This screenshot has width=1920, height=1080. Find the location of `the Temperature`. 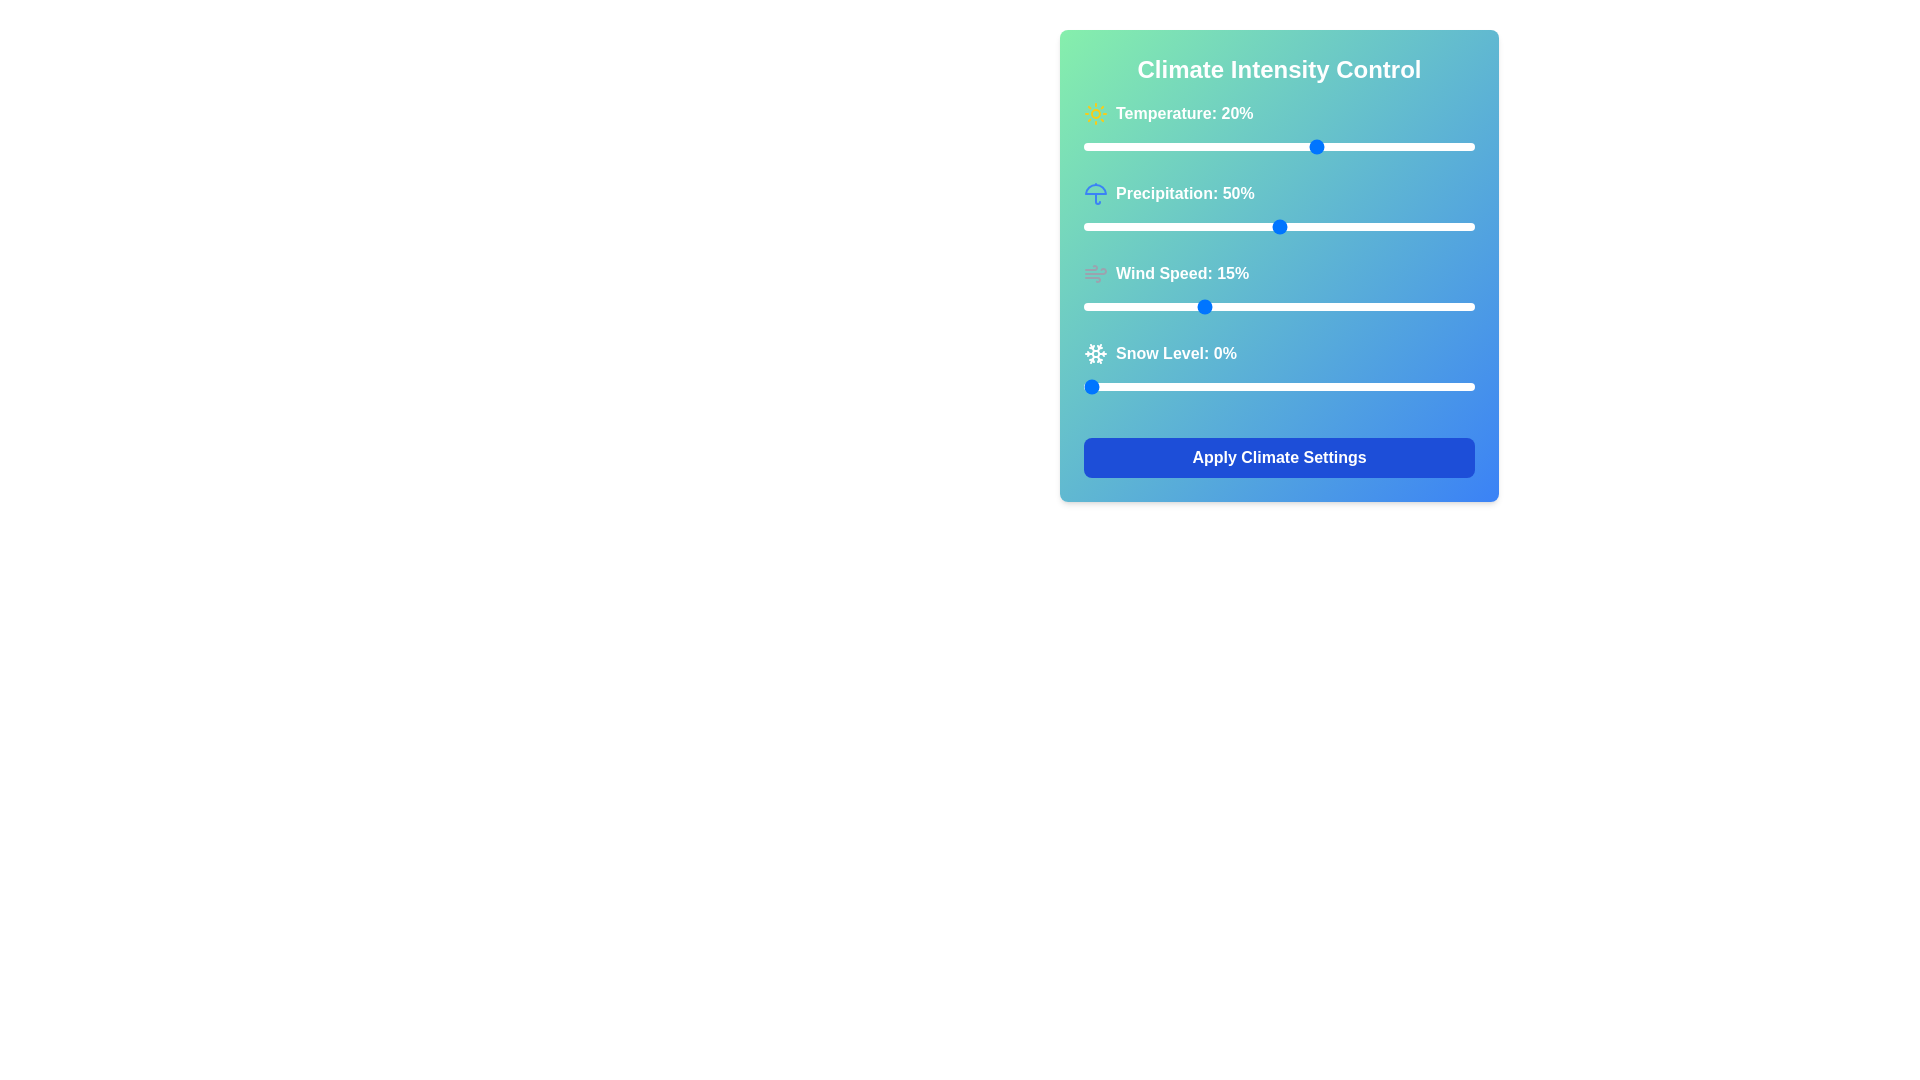

the Temperature is located at coordinates (1130, 145).